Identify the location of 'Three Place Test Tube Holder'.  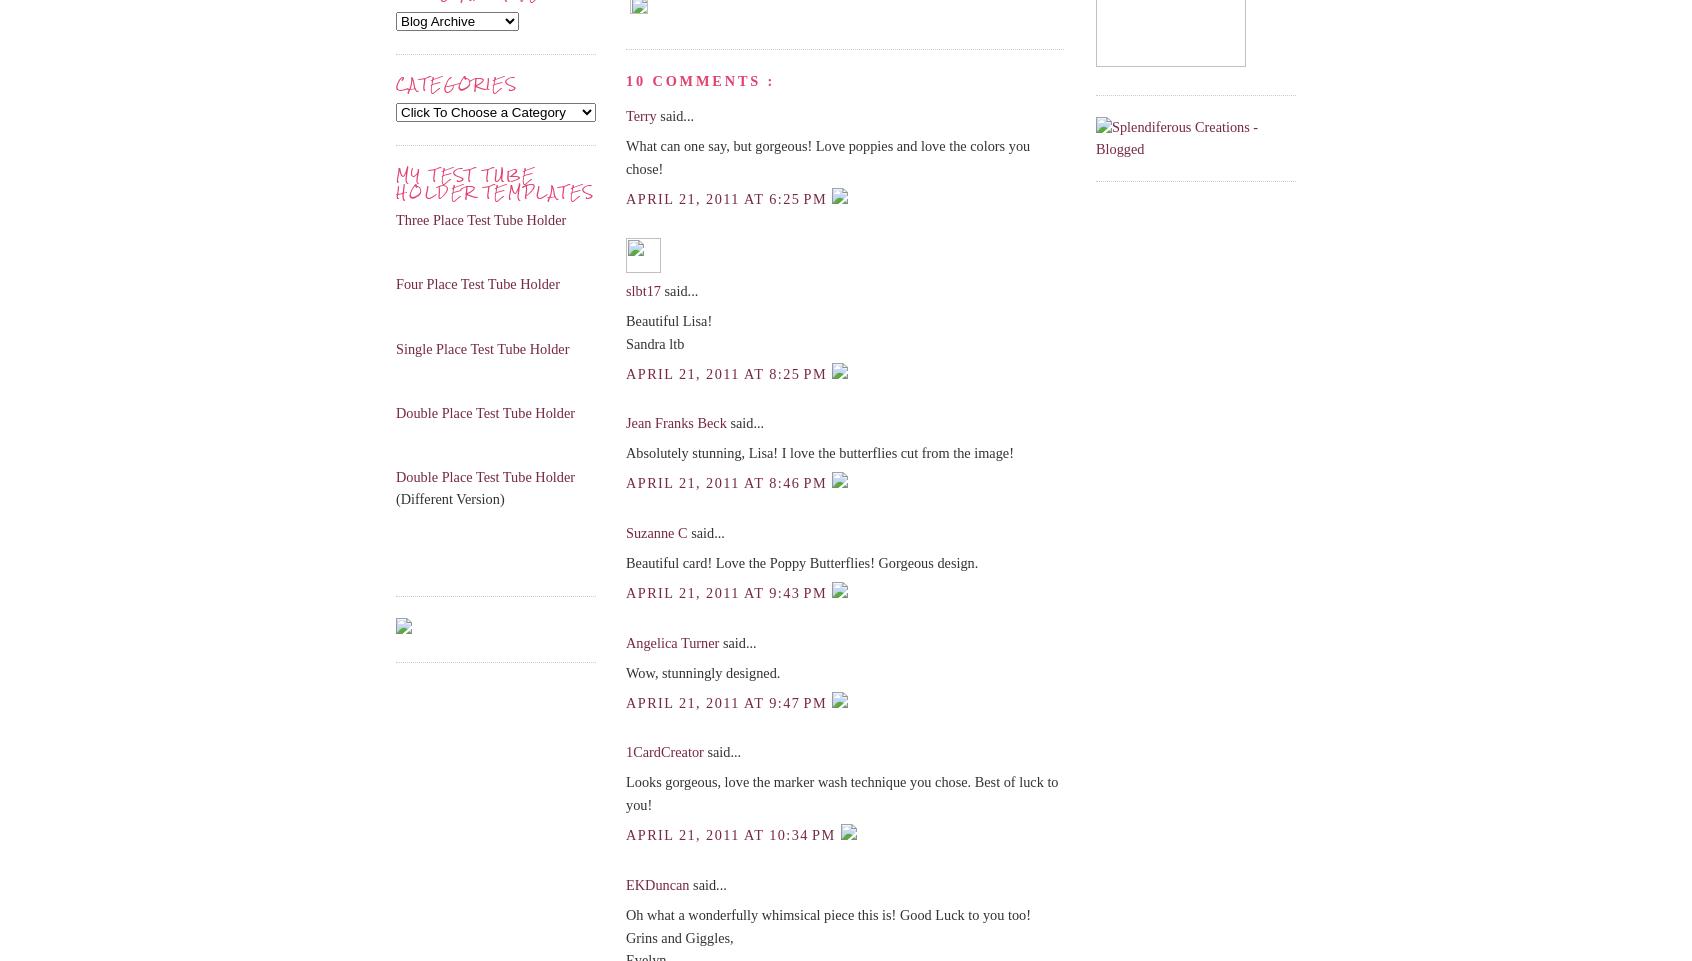
(480, 218).